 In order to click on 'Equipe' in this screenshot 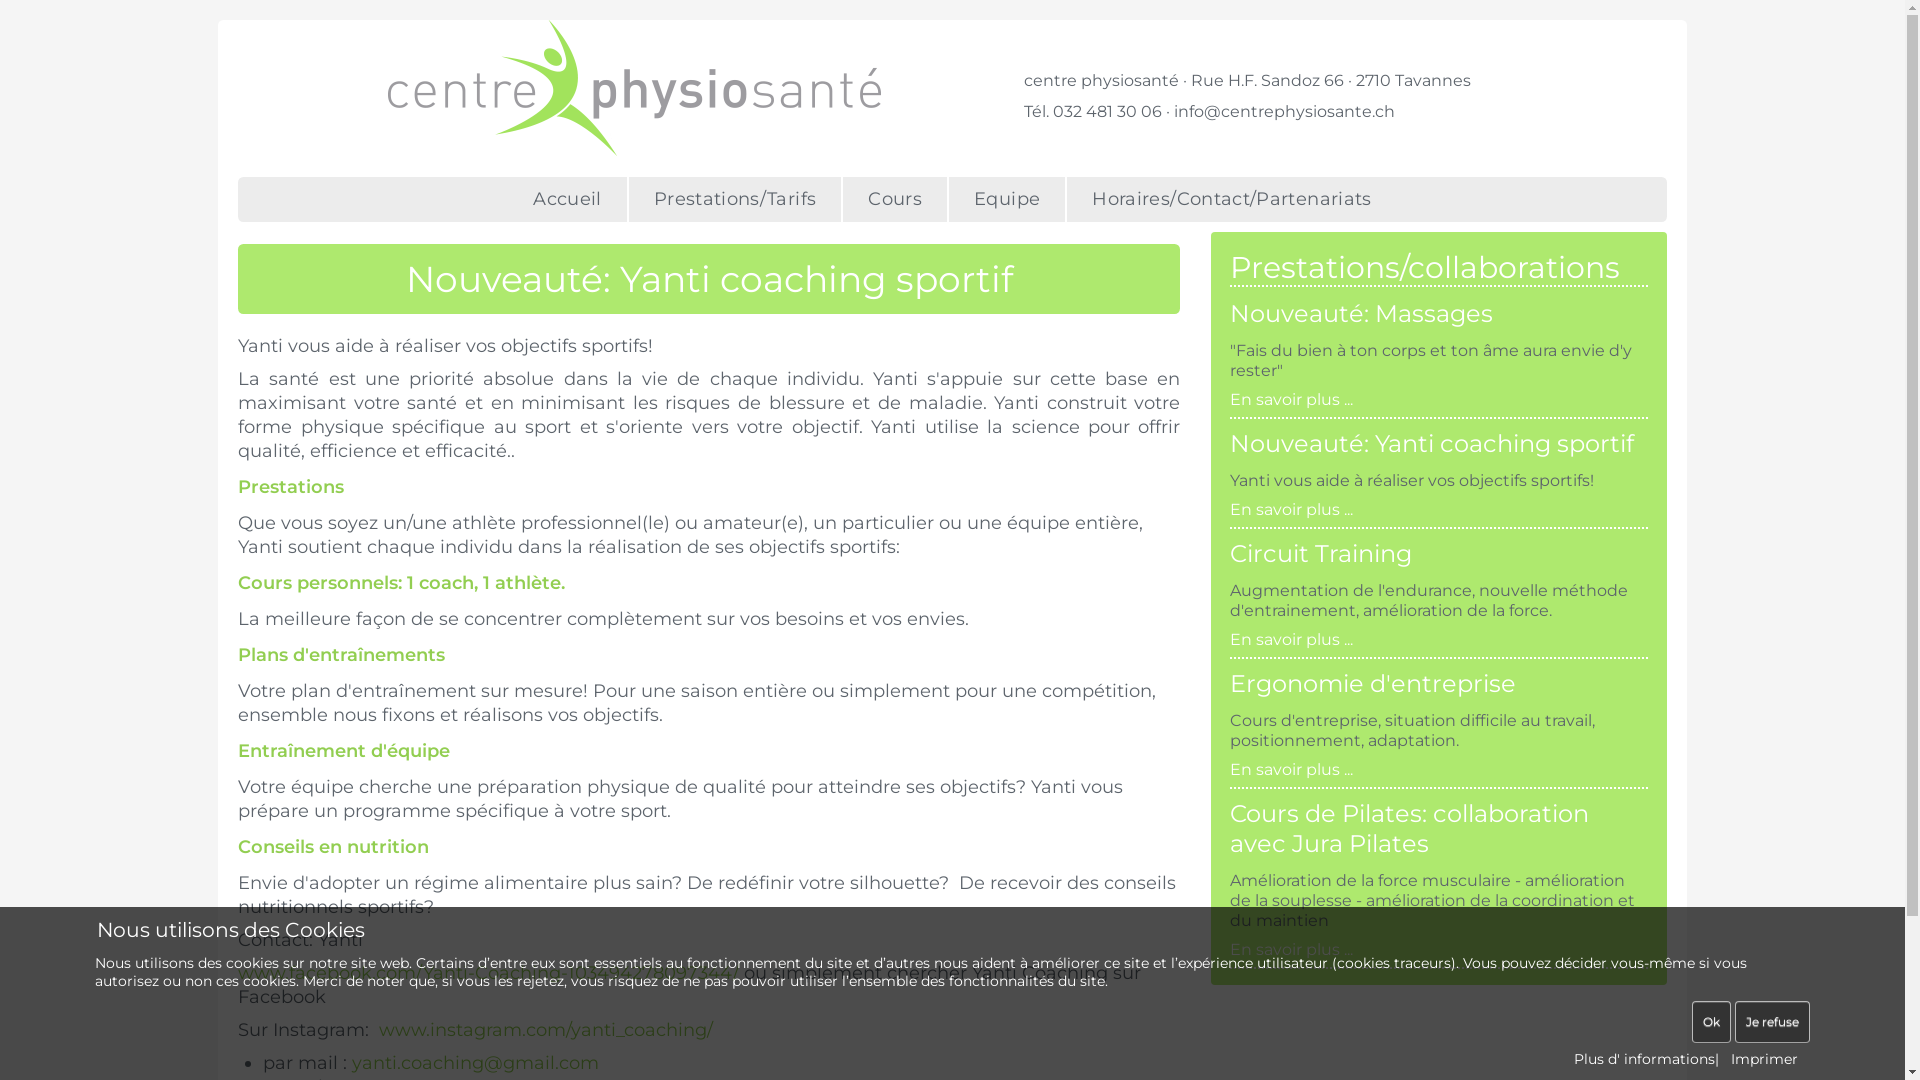, I will do `click(1008, 199)`.